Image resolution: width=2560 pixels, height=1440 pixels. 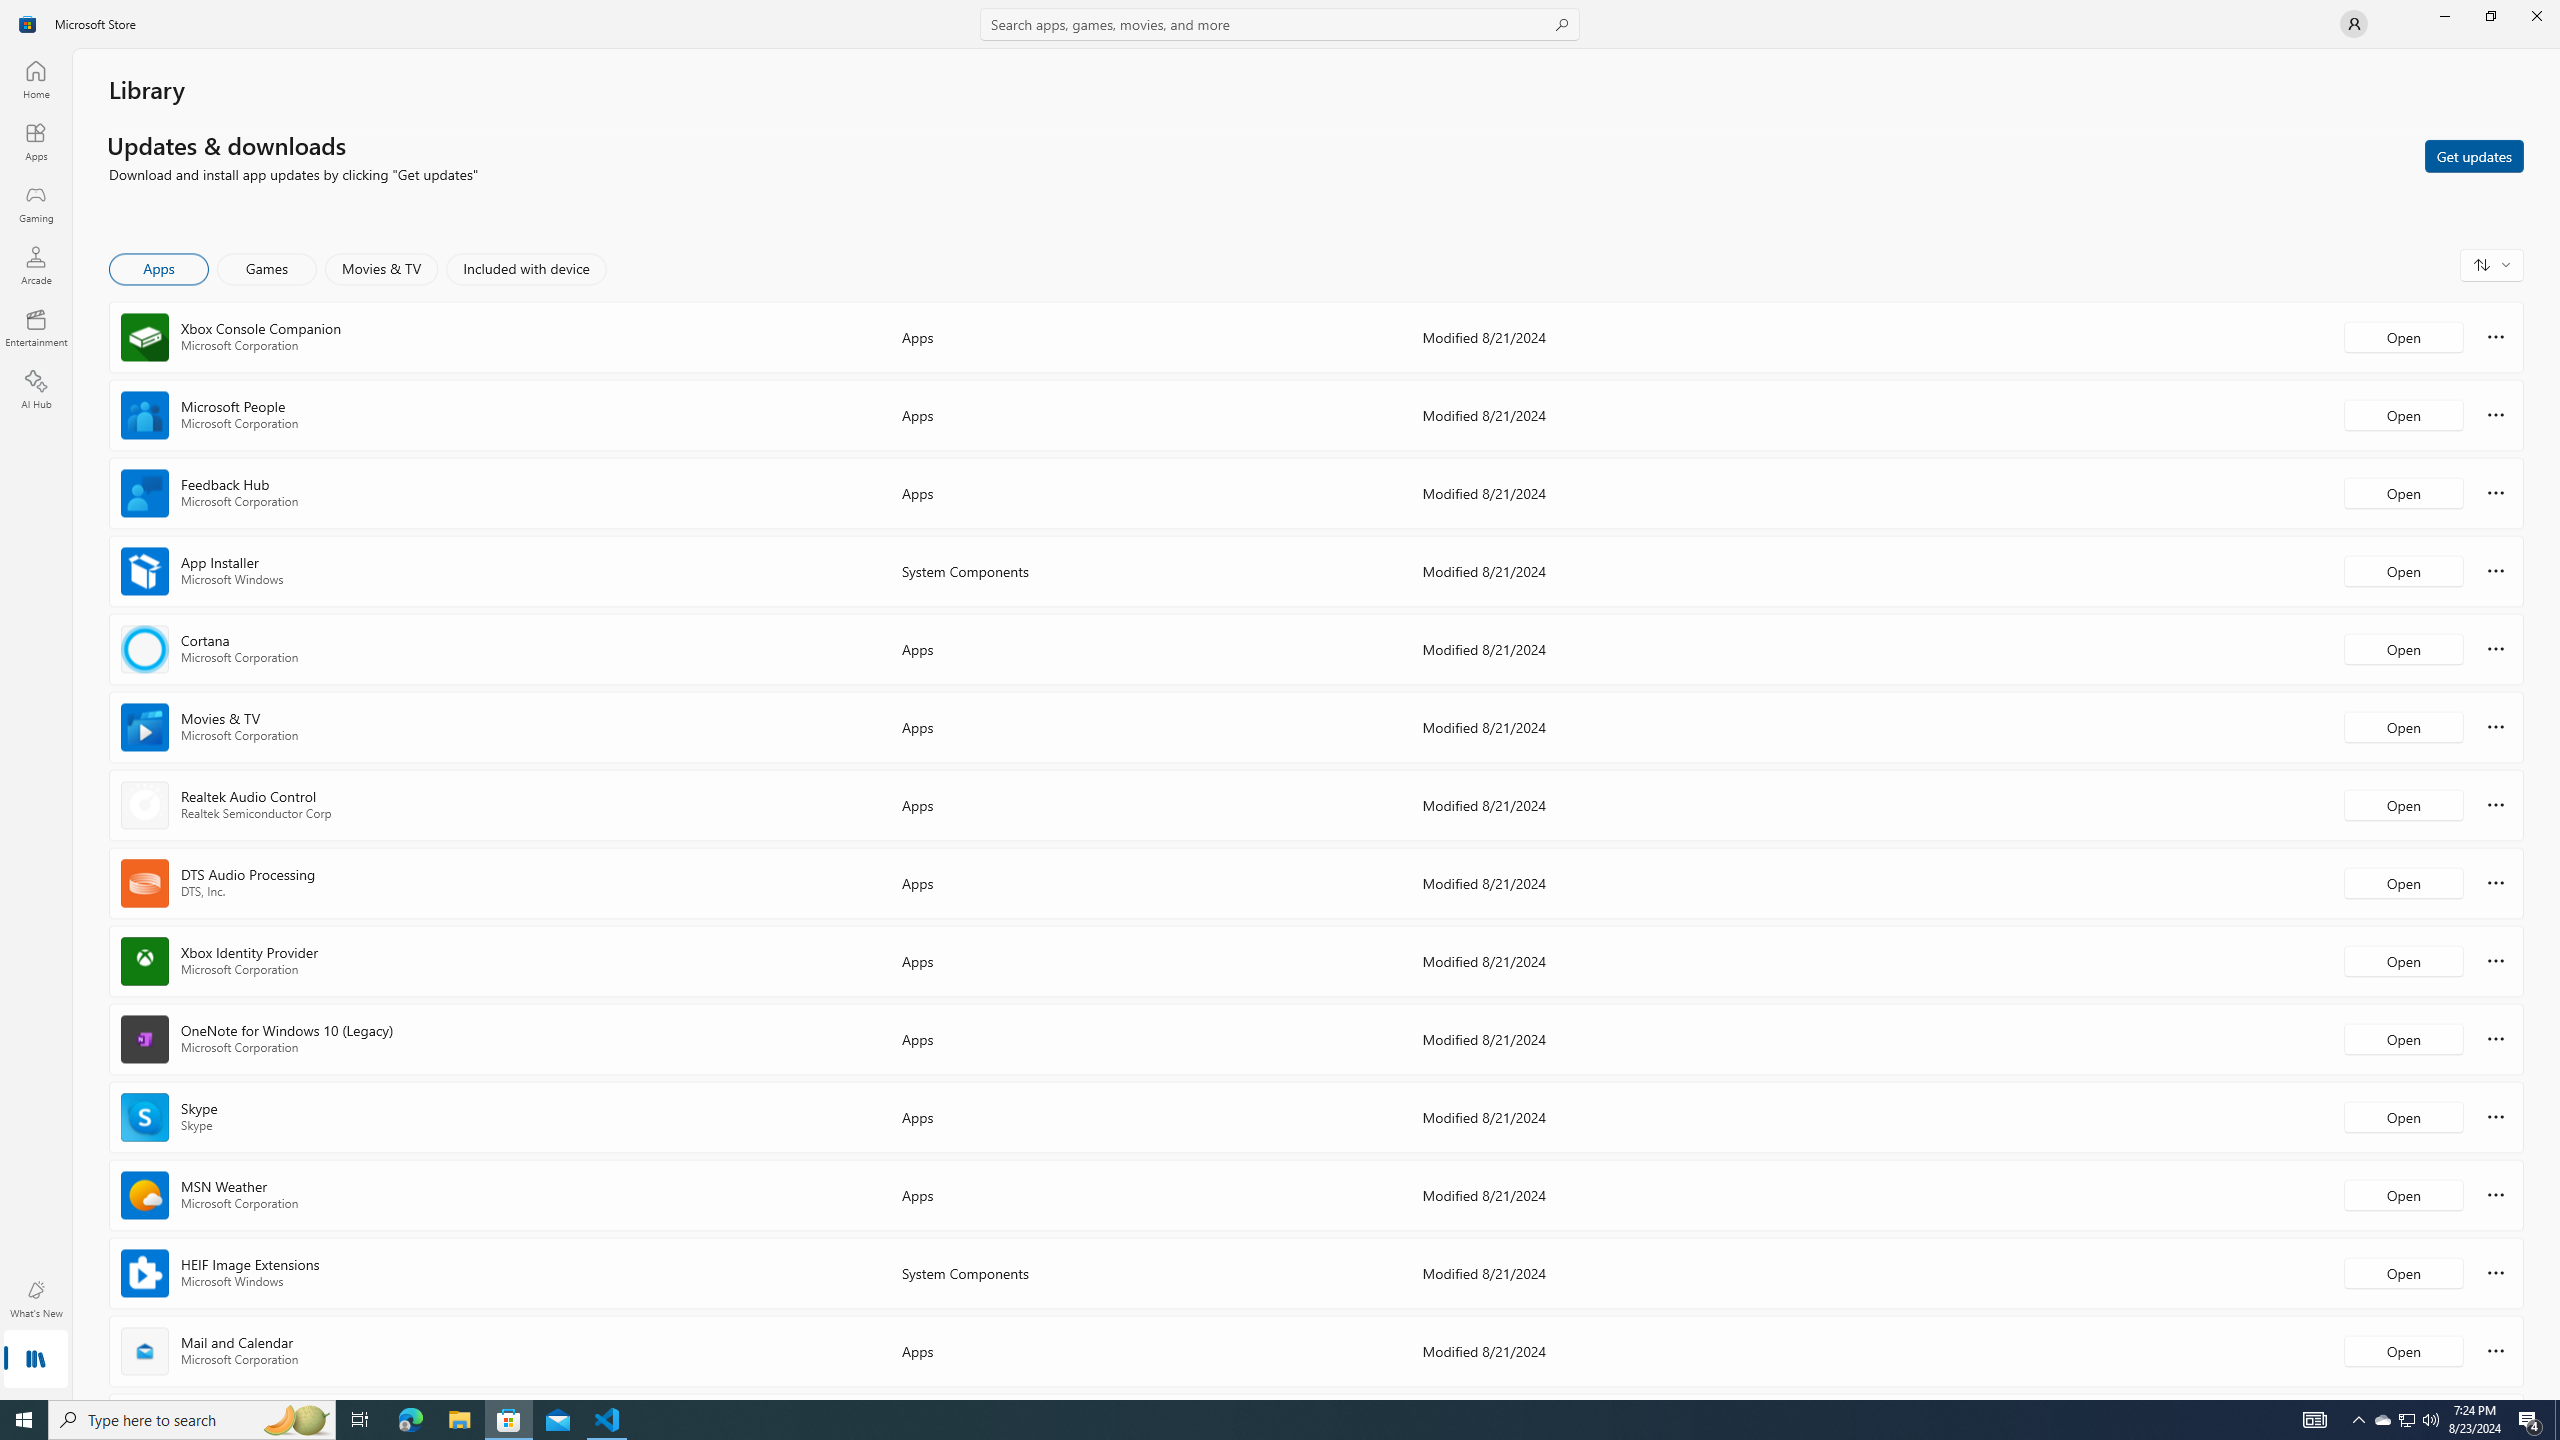 I want to click on 'Get updates', so click(x=2474, y=154).